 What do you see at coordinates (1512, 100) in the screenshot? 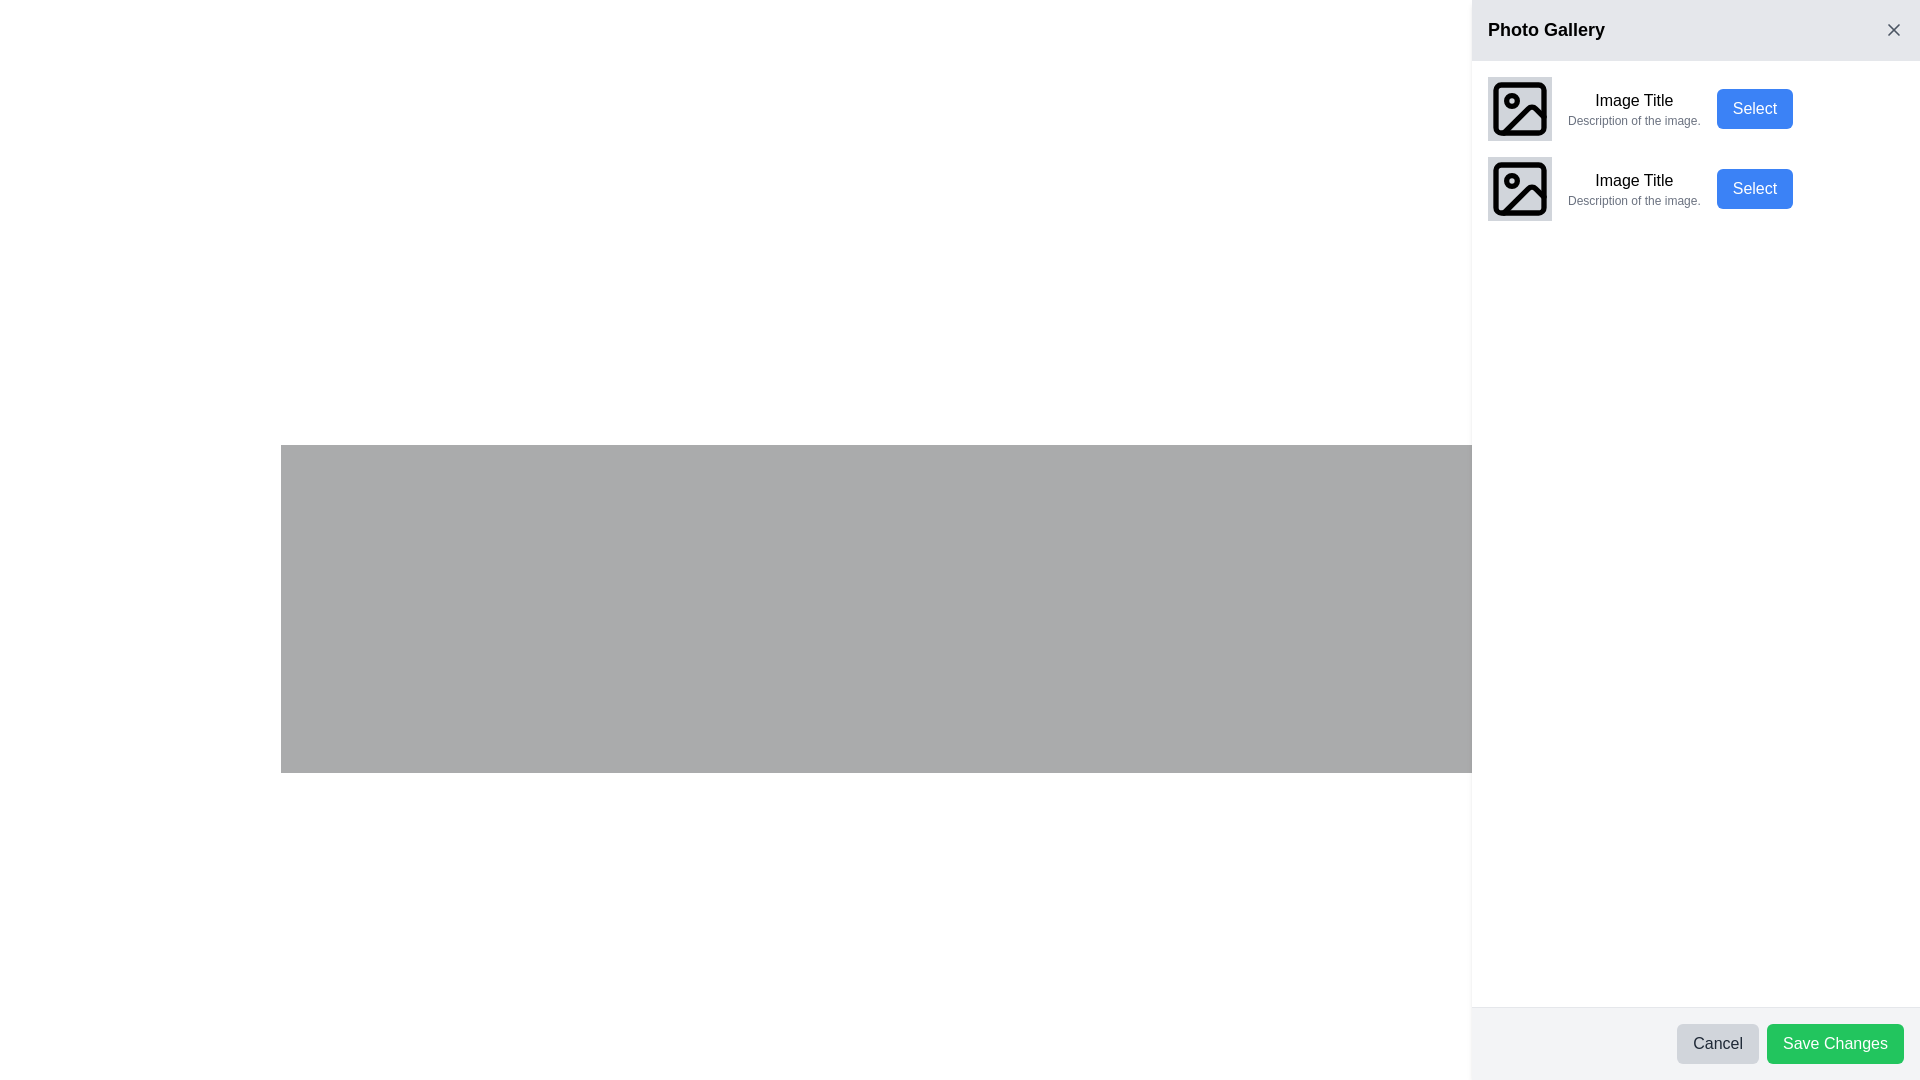
I see `the small circular shape (Circle) within the image icon at the top of the photo gallery interface` at bounding box center [1512, 100].